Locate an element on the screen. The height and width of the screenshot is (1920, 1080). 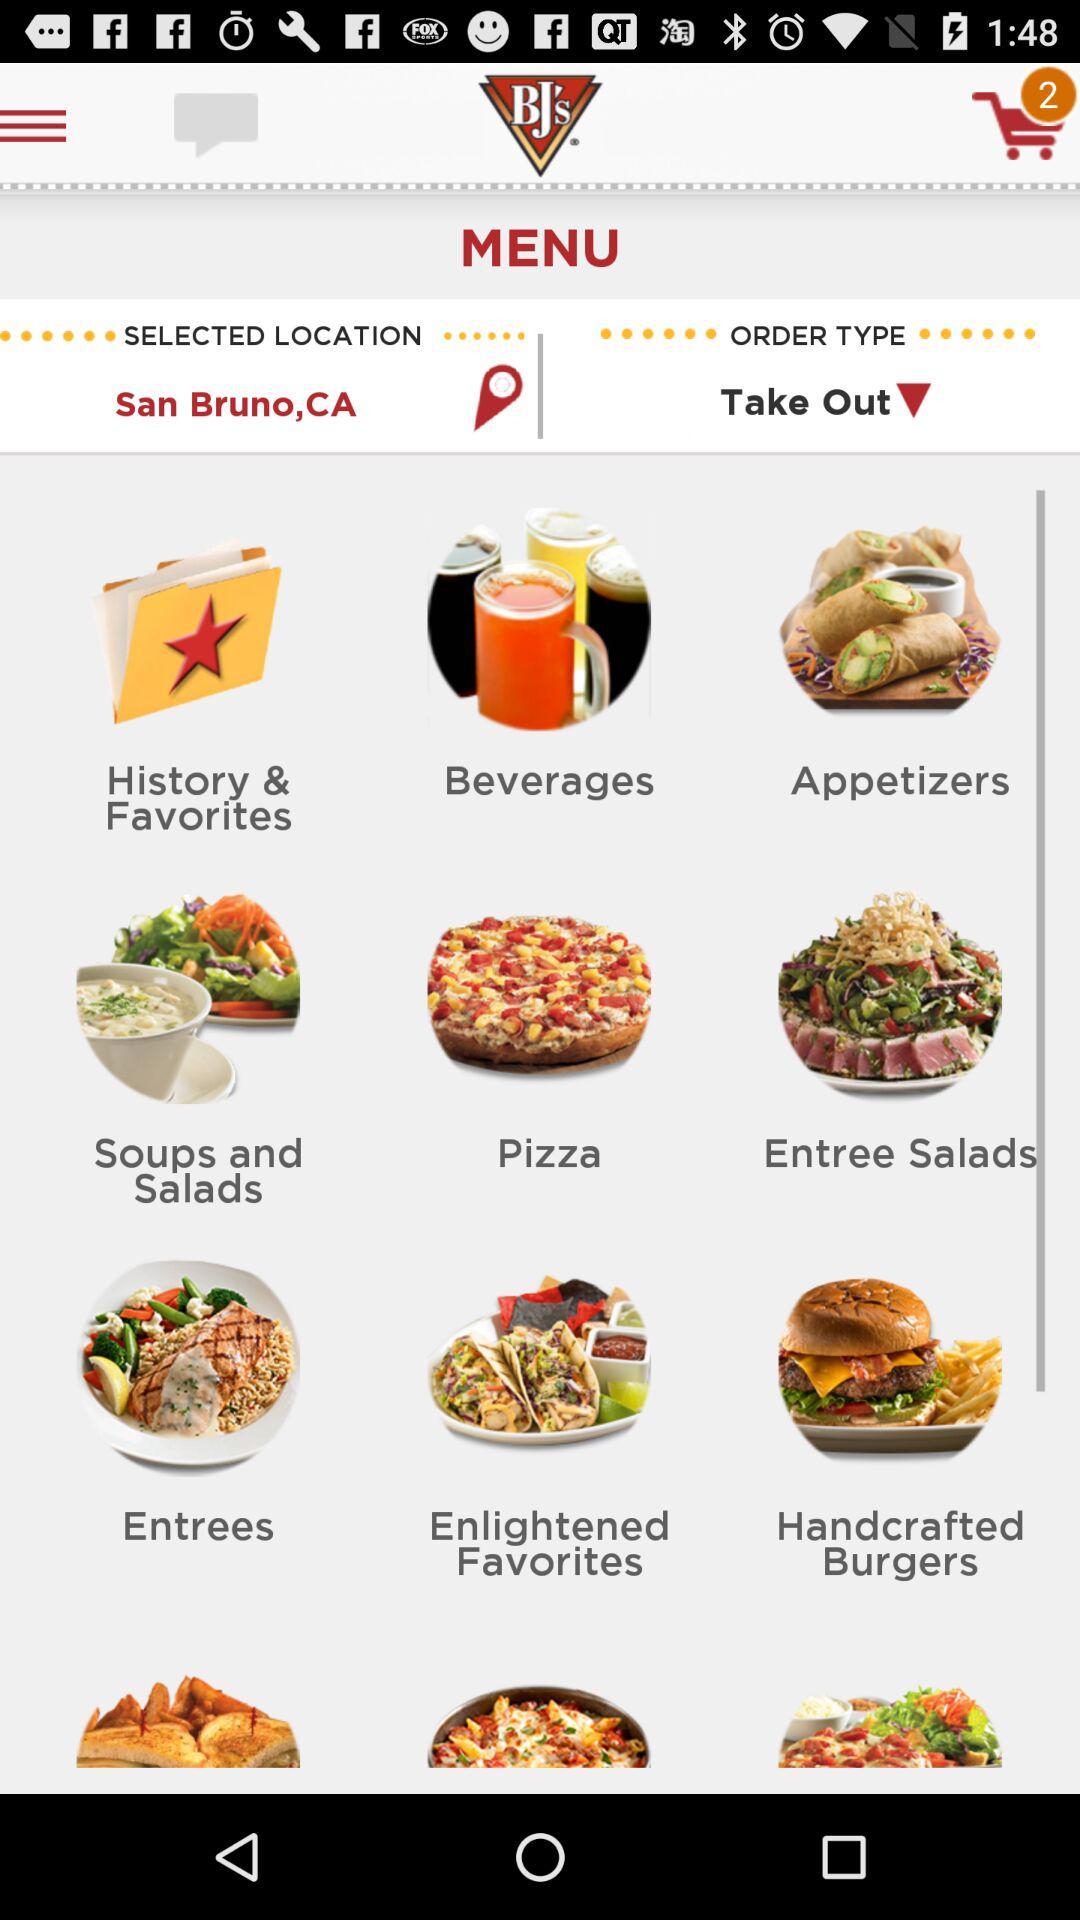
the location icon is located at coordinates (496, 424).